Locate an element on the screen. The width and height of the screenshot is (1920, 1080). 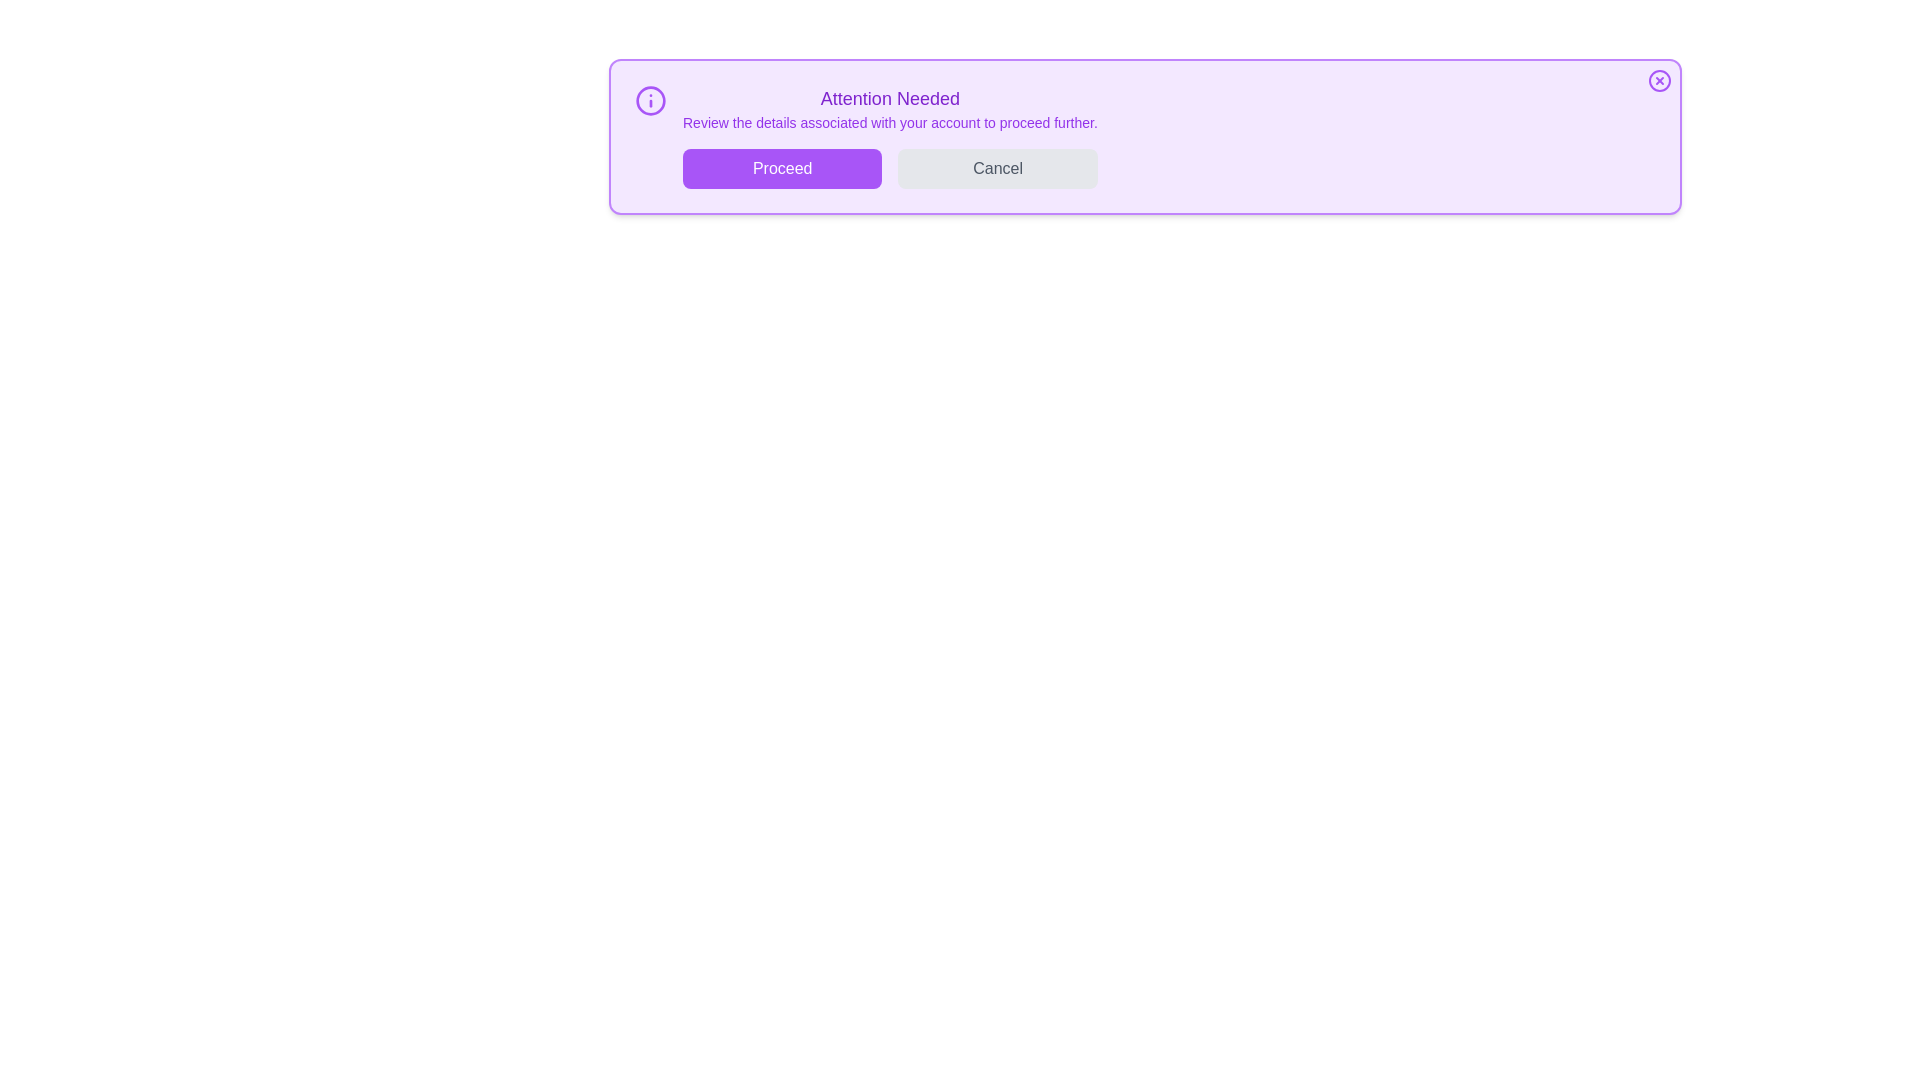
'Proceed' button to proceed with the action is located at coordinates (781, 168).